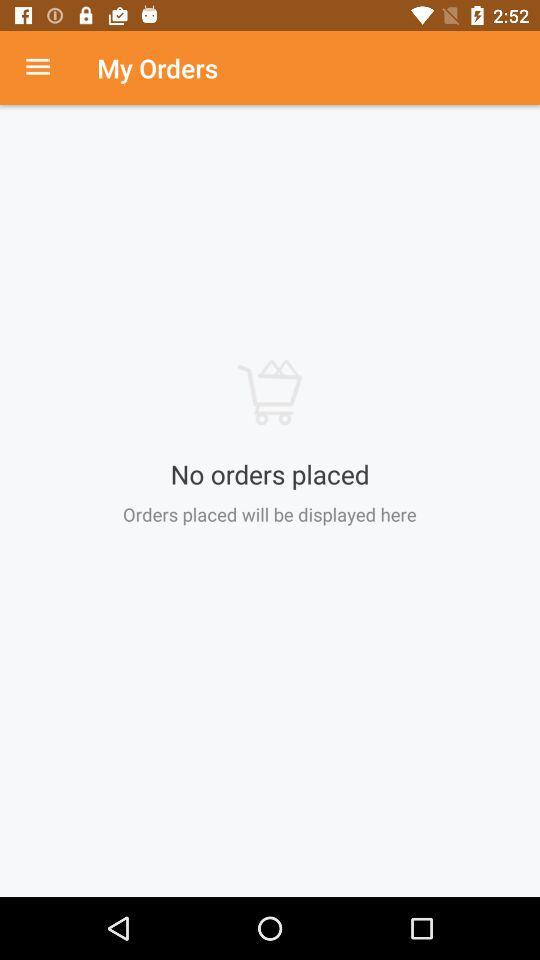 The height and width of the screenshot is (960, 540). I want to click on choose menu, so click(48, 68).